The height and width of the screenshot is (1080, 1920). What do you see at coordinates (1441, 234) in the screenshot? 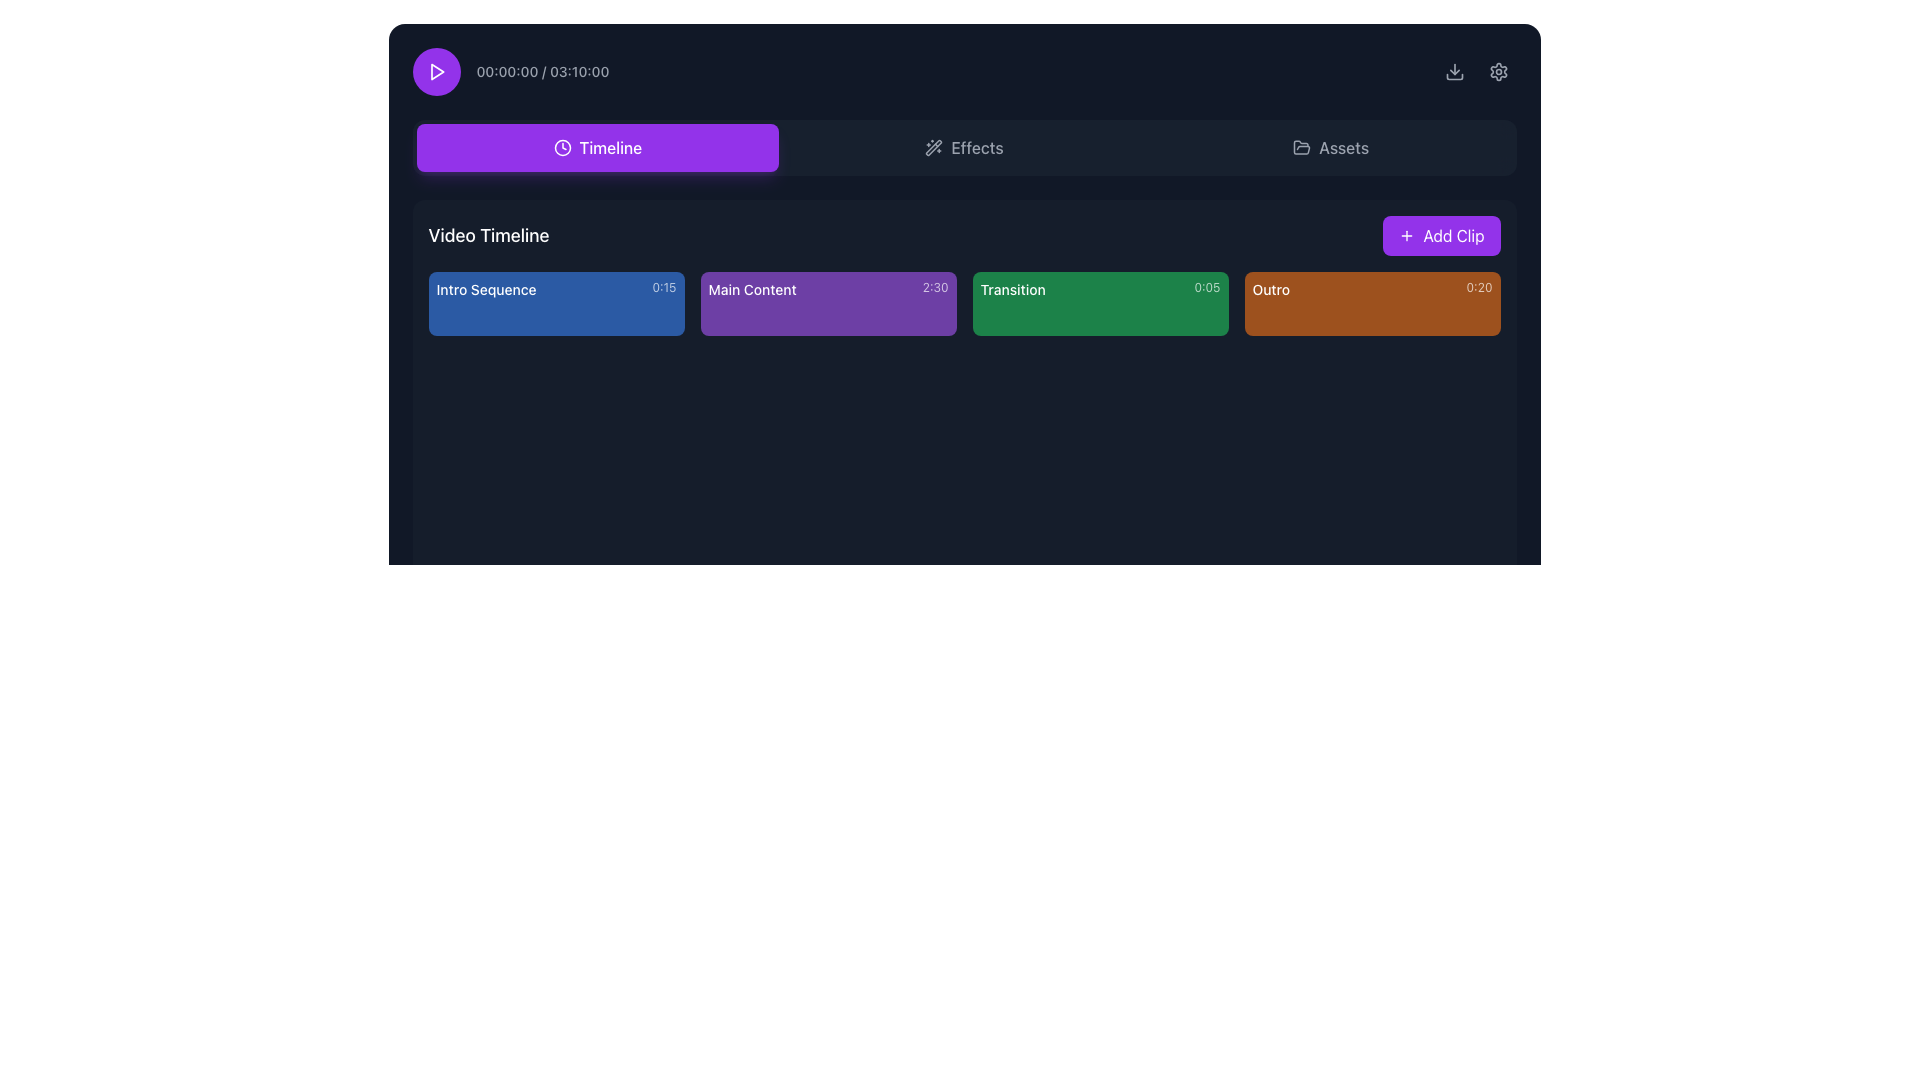
I see `the 'Add Clip' button located in the top-right corner of the 'Video Timeline' section` at bounding box center [1441, 234].